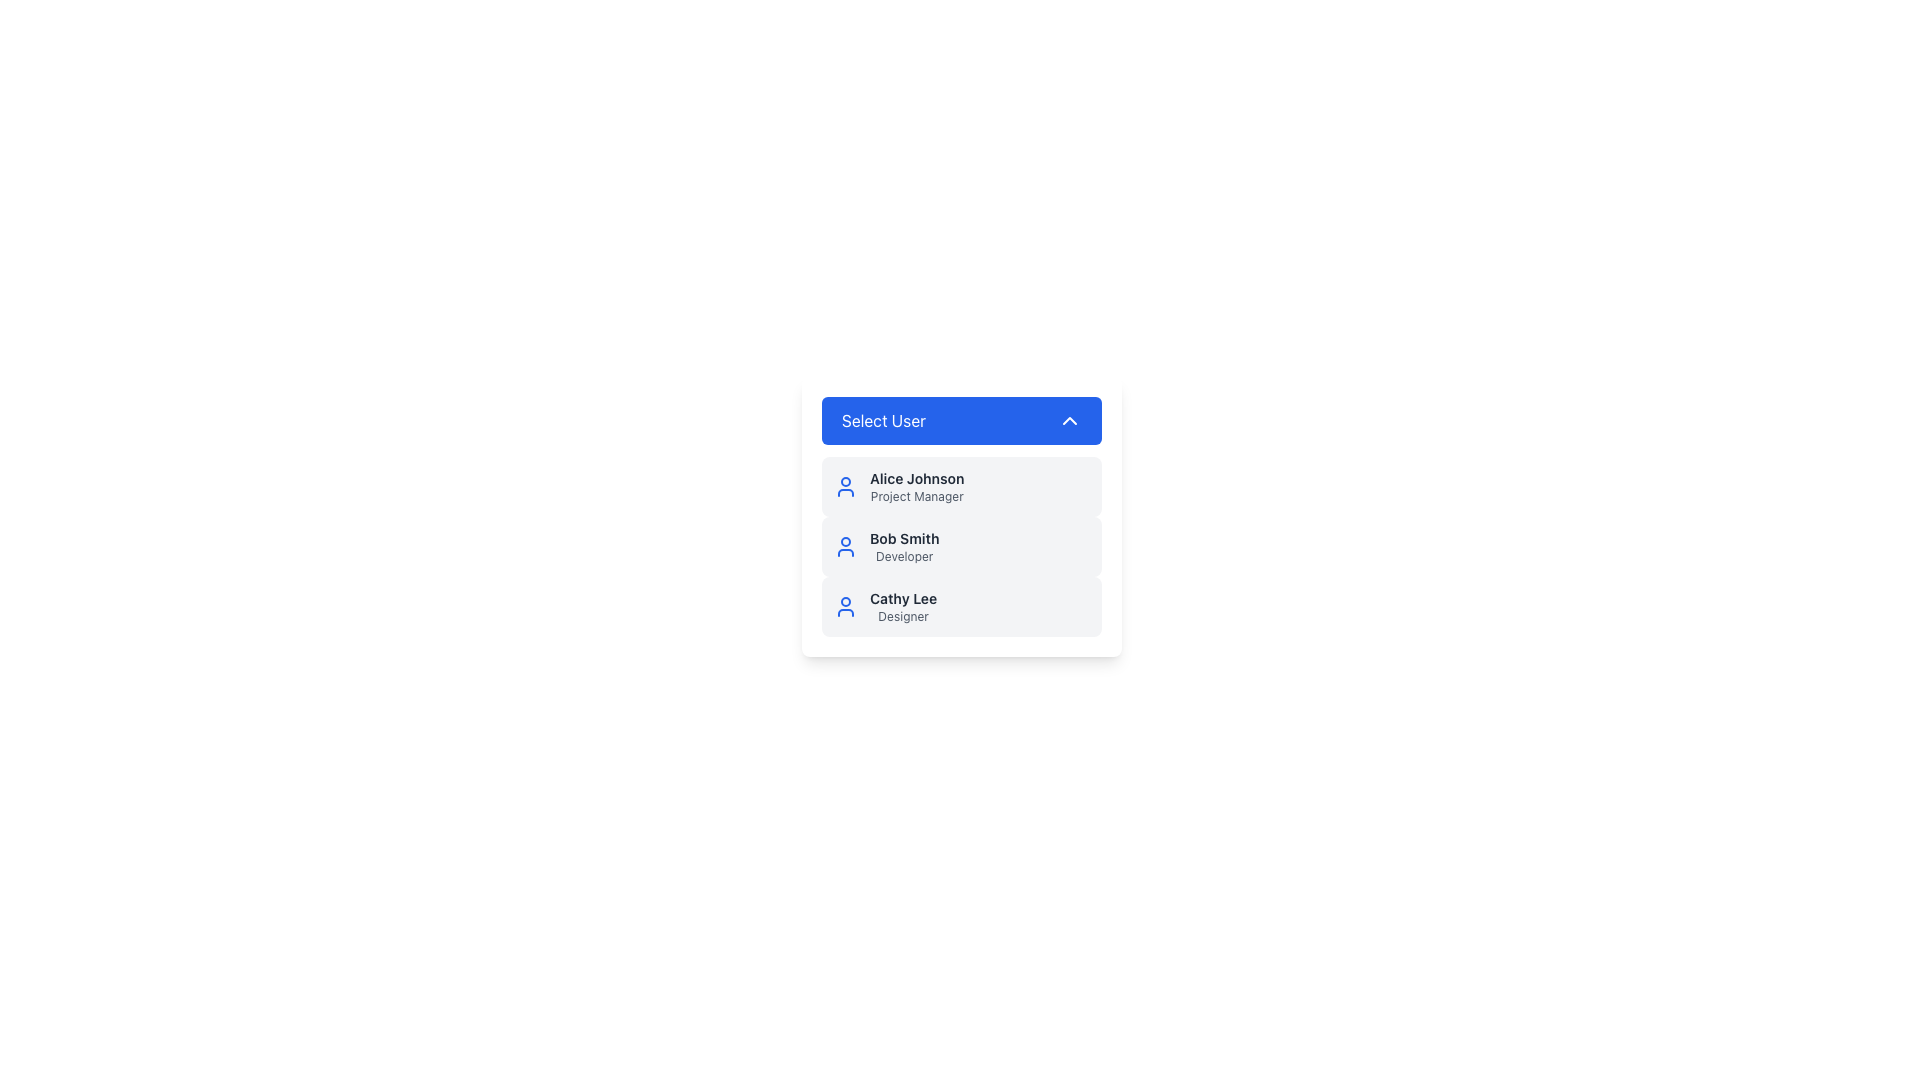  Describe the element at coordinates (961, 547) in the screenshot. I see `the second user profile listing in the vertical list` at that location.